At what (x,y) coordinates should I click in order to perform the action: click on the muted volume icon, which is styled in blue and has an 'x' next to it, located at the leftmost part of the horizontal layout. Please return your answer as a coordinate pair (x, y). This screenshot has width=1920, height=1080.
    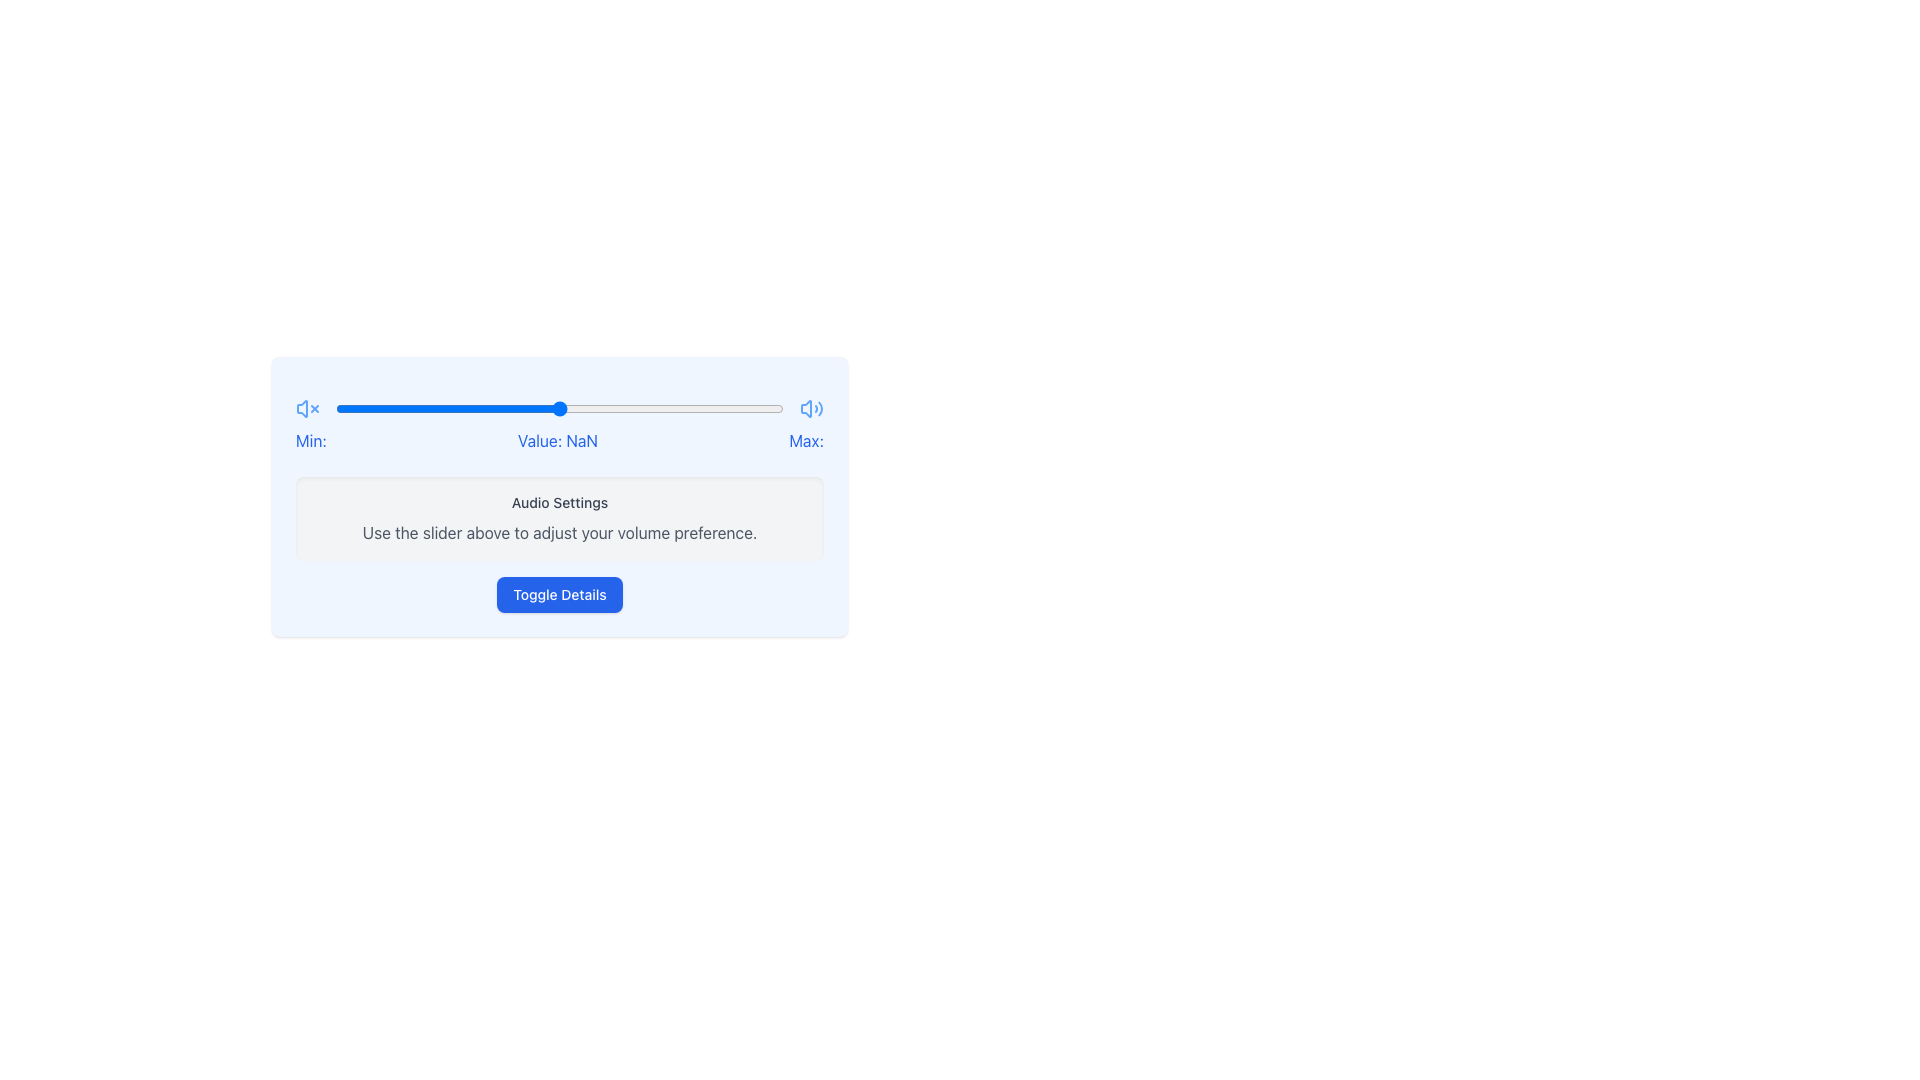
    Looking at the image, I should click on (306, 407).